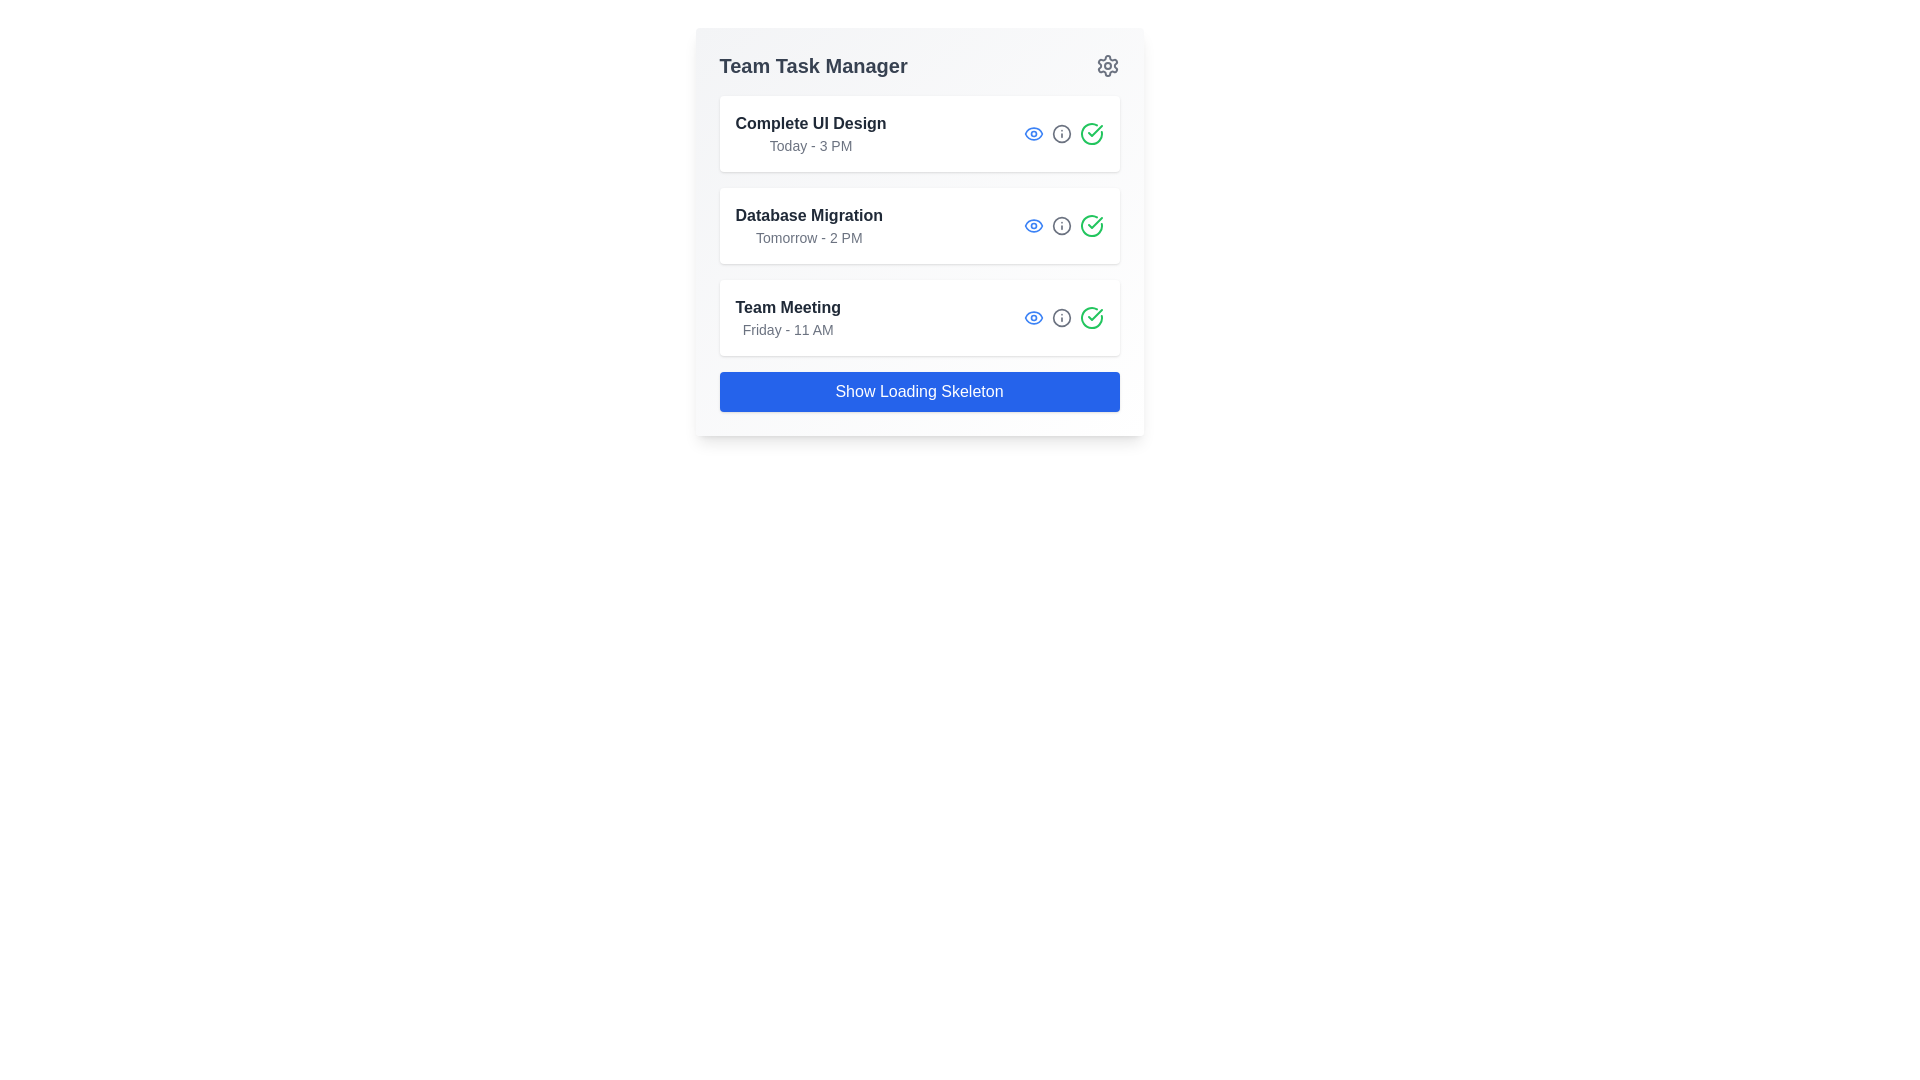  What do you see at coordinates (1033, 134) in the screenshot?
I see `the blue eye-shaped icon button at the top section of the 'Complete UI Design' task card` at bounding box center [1033, 134].